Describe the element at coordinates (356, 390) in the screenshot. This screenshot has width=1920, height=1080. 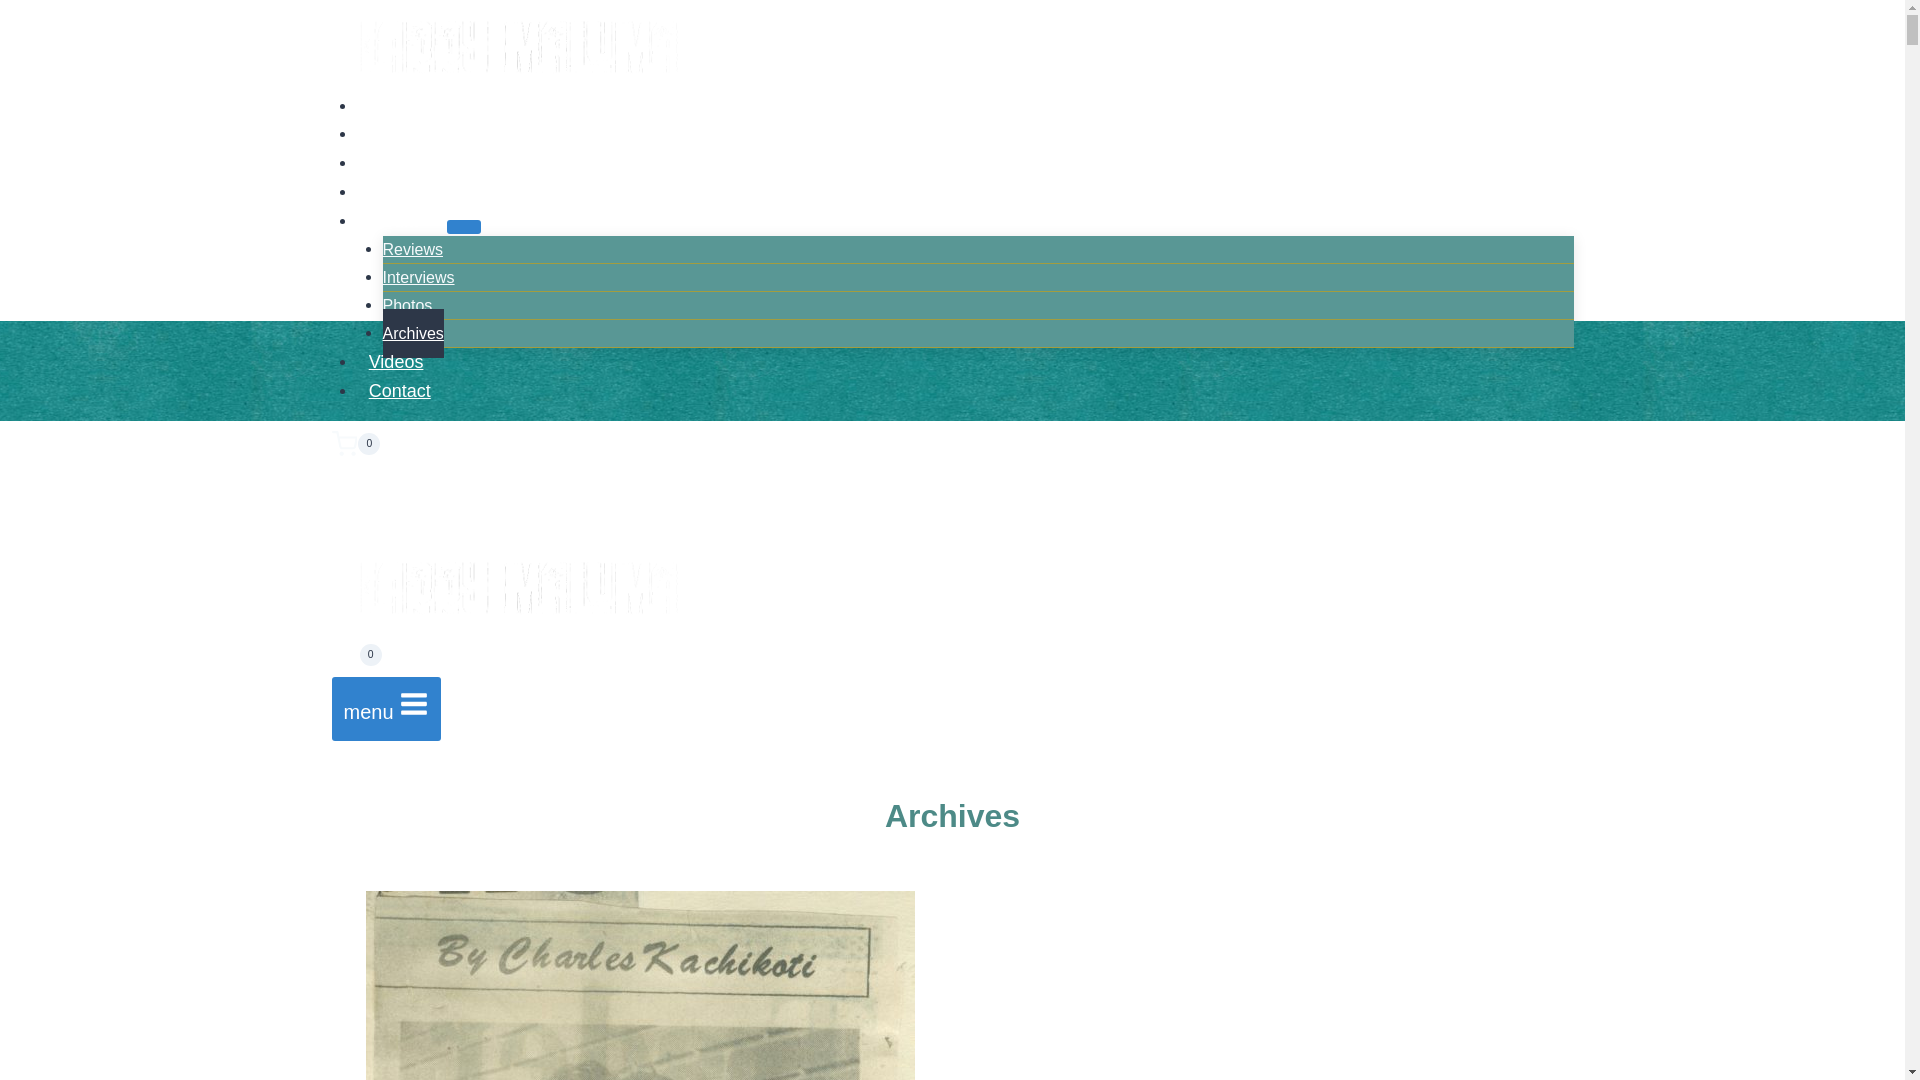
I see `'Contact'` at that location.